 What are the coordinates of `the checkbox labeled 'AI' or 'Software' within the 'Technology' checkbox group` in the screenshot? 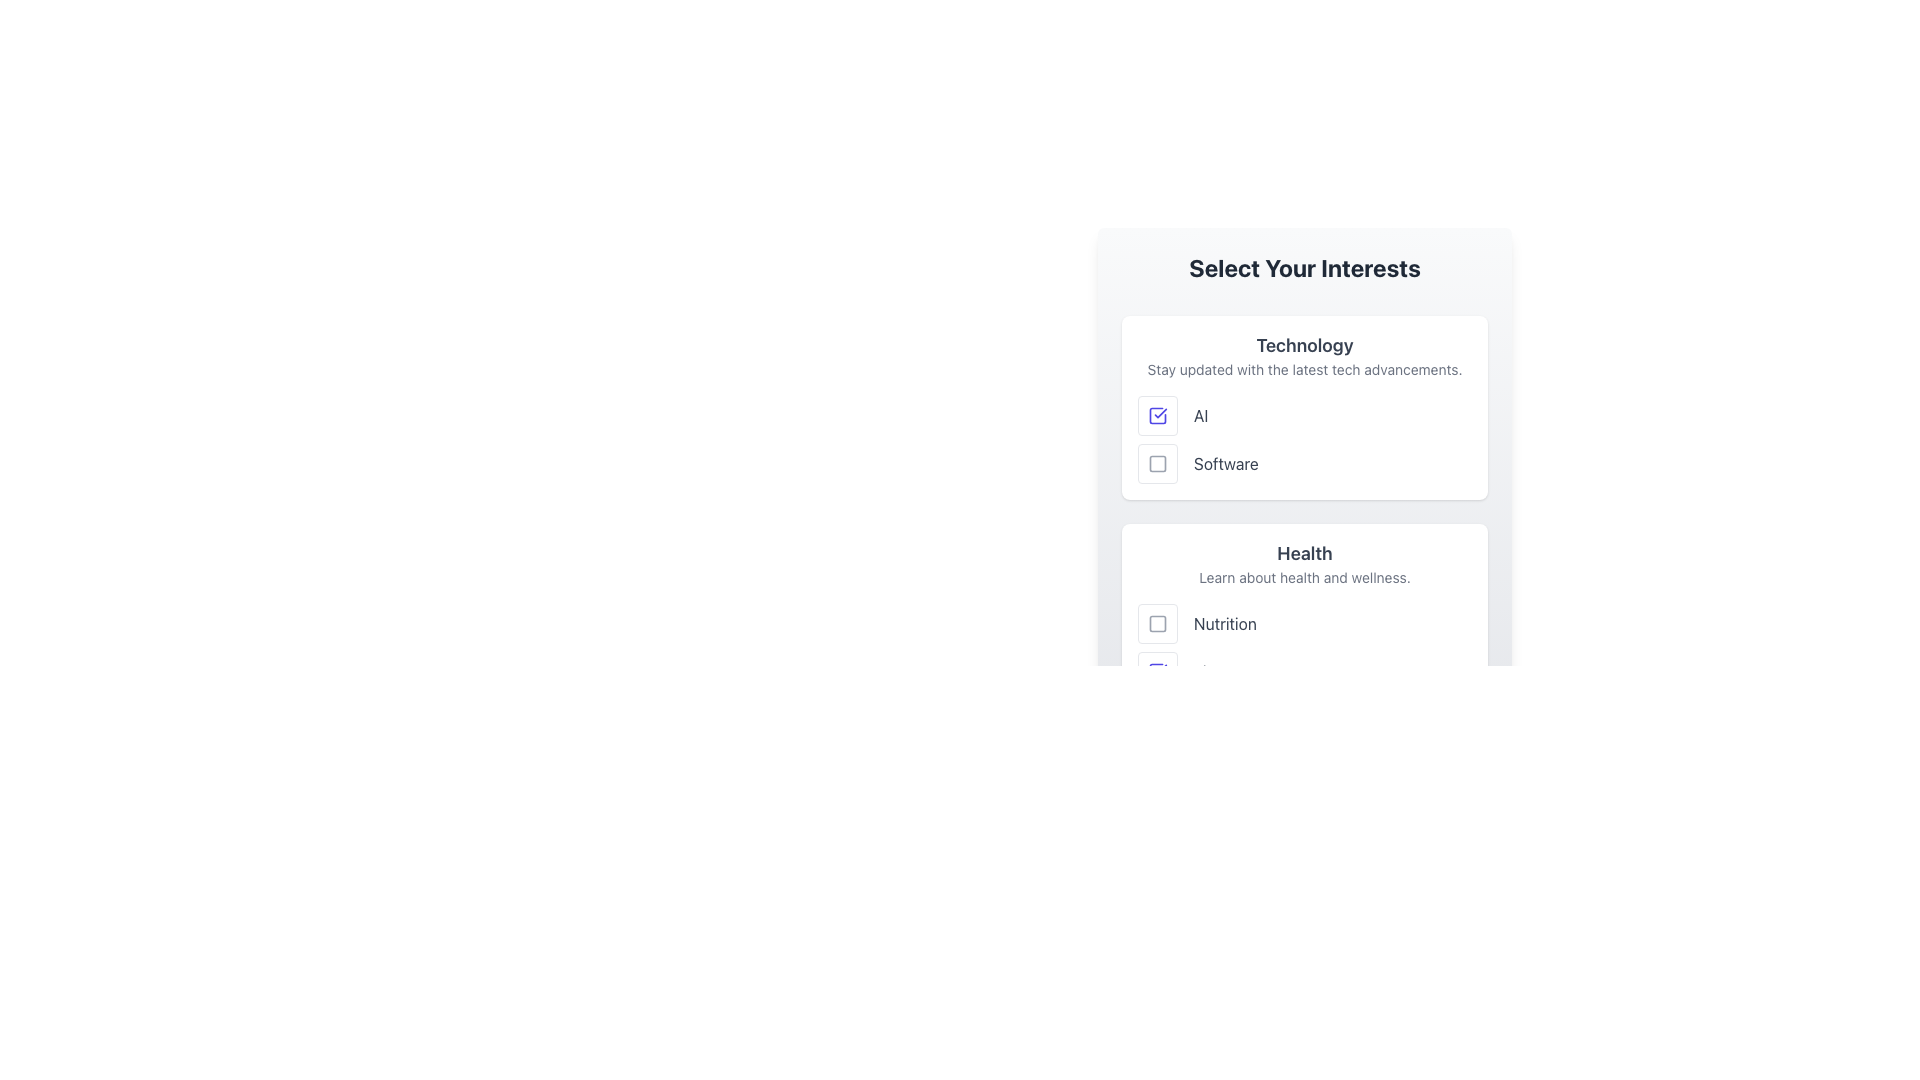 It's located at (1305, 438).